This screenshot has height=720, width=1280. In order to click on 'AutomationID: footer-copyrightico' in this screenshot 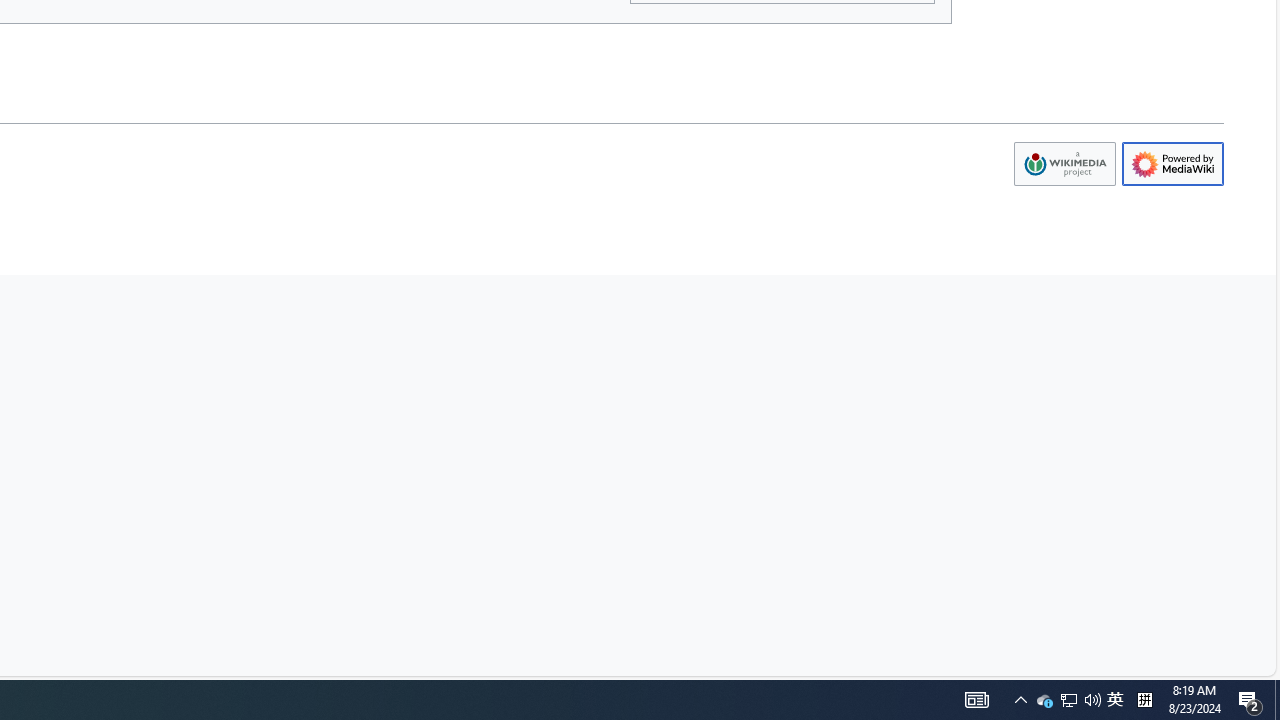, I will do `click(1063, 163)`.